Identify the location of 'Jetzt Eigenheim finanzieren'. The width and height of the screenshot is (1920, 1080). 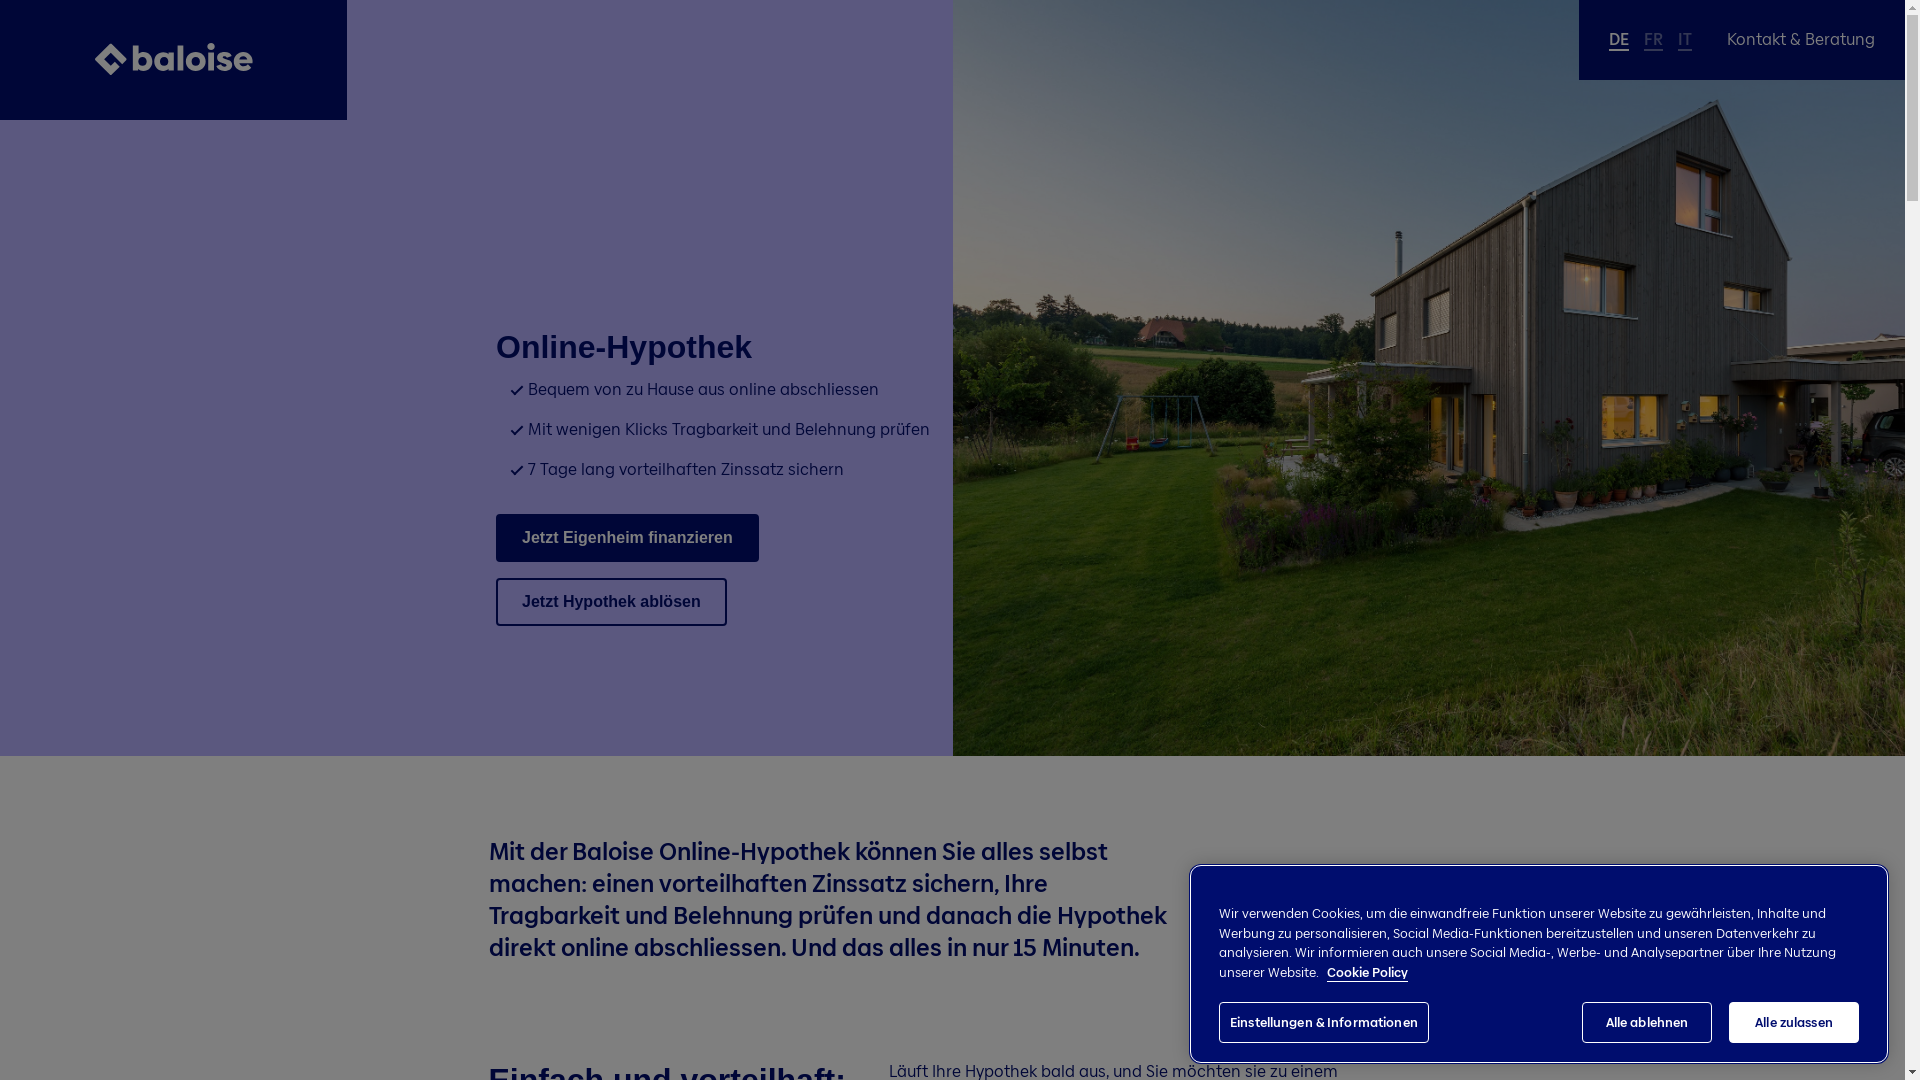
(626, 536).